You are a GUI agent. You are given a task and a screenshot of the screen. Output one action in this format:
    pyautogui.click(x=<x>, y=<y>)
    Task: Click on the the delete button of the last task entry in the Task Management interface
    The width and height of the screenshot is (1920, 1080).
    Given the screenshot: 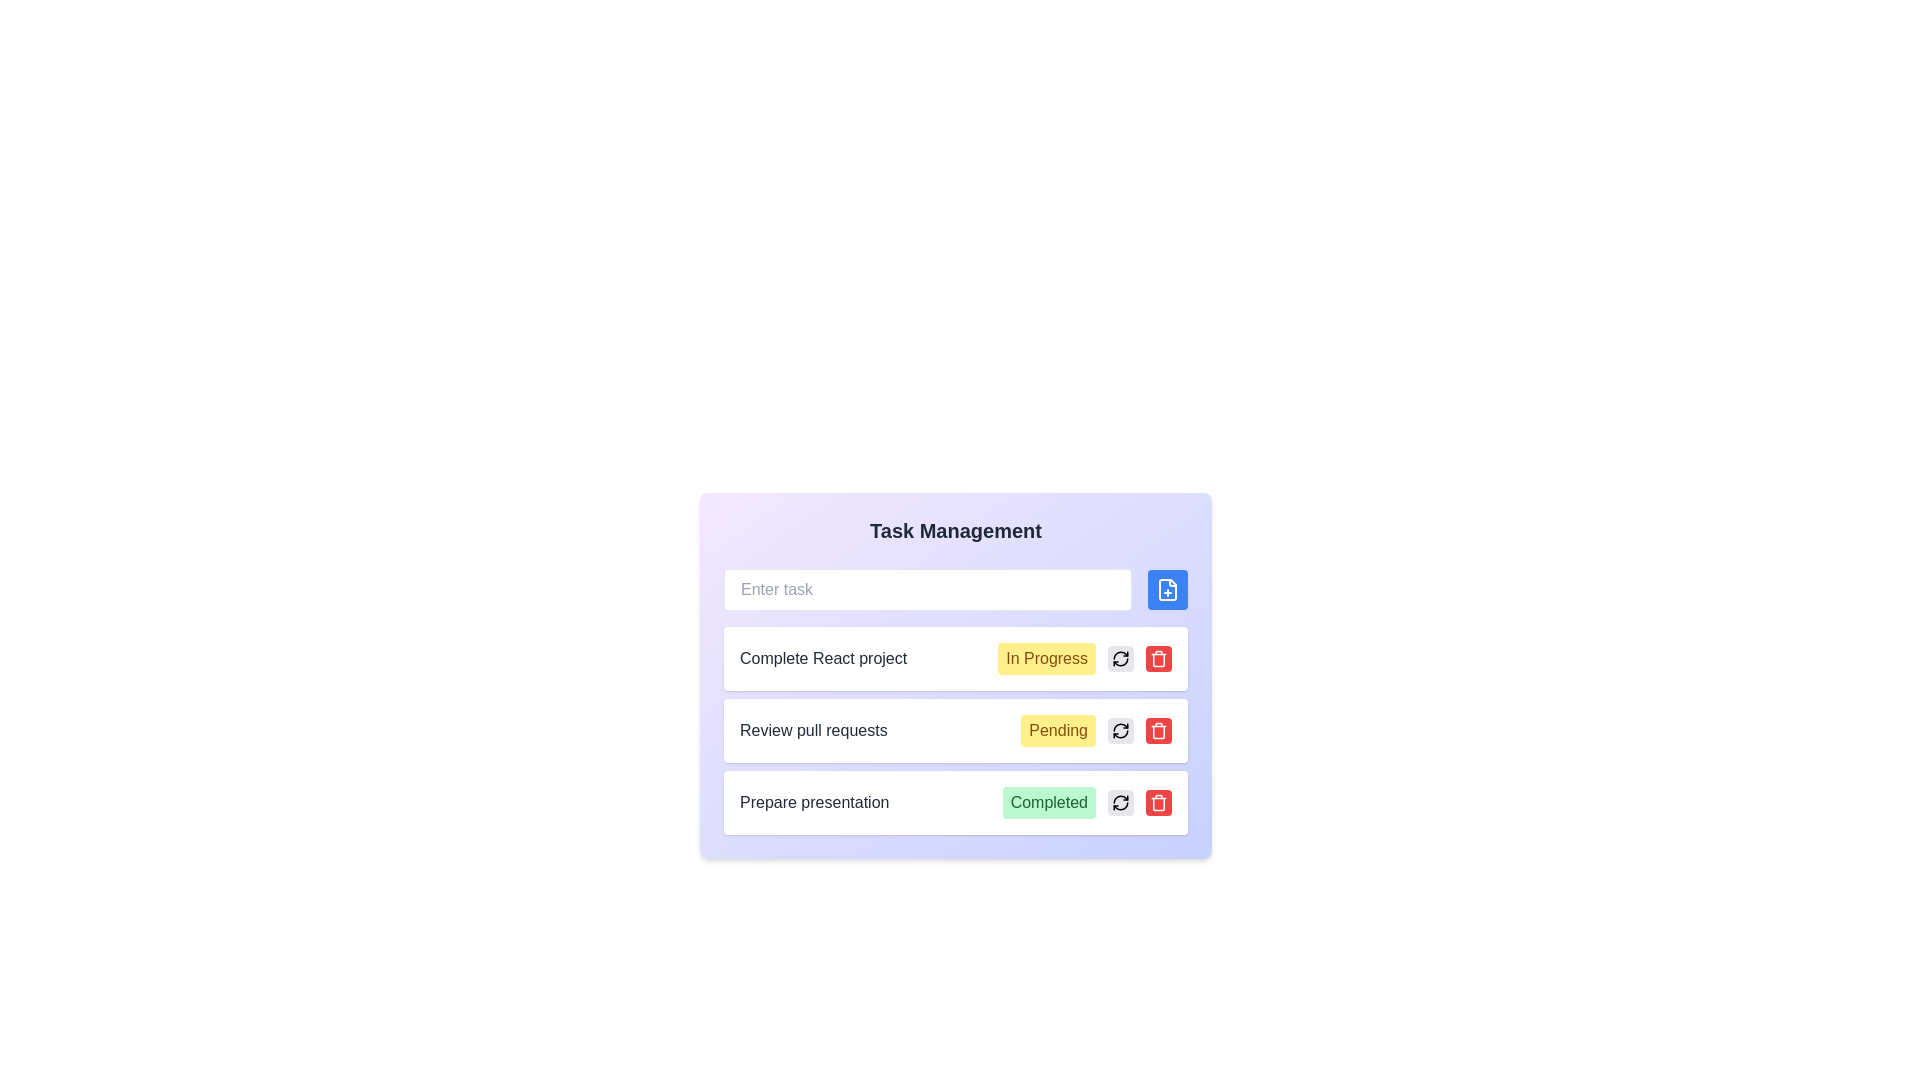 What is the action you would take?
    pyautogui.click(x=954, y=801)
    